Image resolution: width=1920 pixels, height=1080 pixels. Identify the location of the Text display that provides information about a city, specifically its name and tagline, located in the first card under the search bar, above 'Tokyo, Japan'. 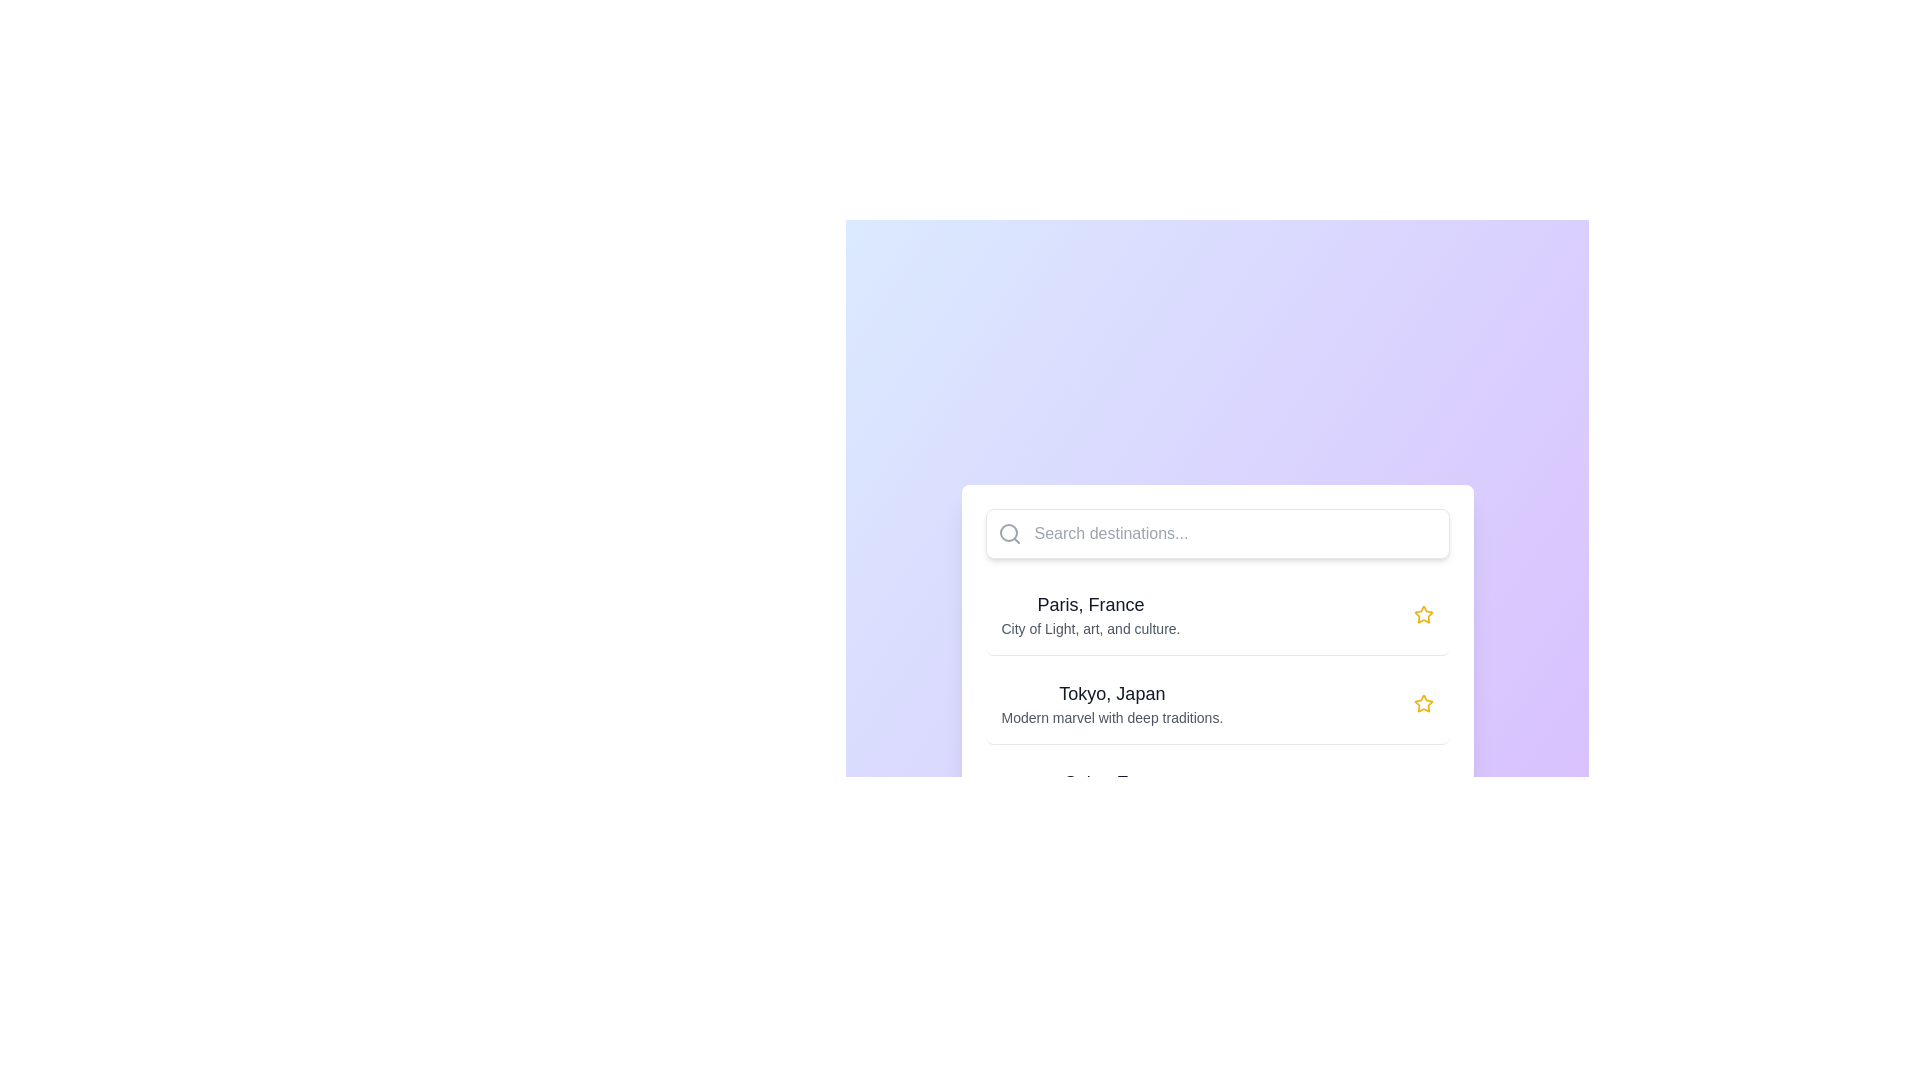
(1089, 613).